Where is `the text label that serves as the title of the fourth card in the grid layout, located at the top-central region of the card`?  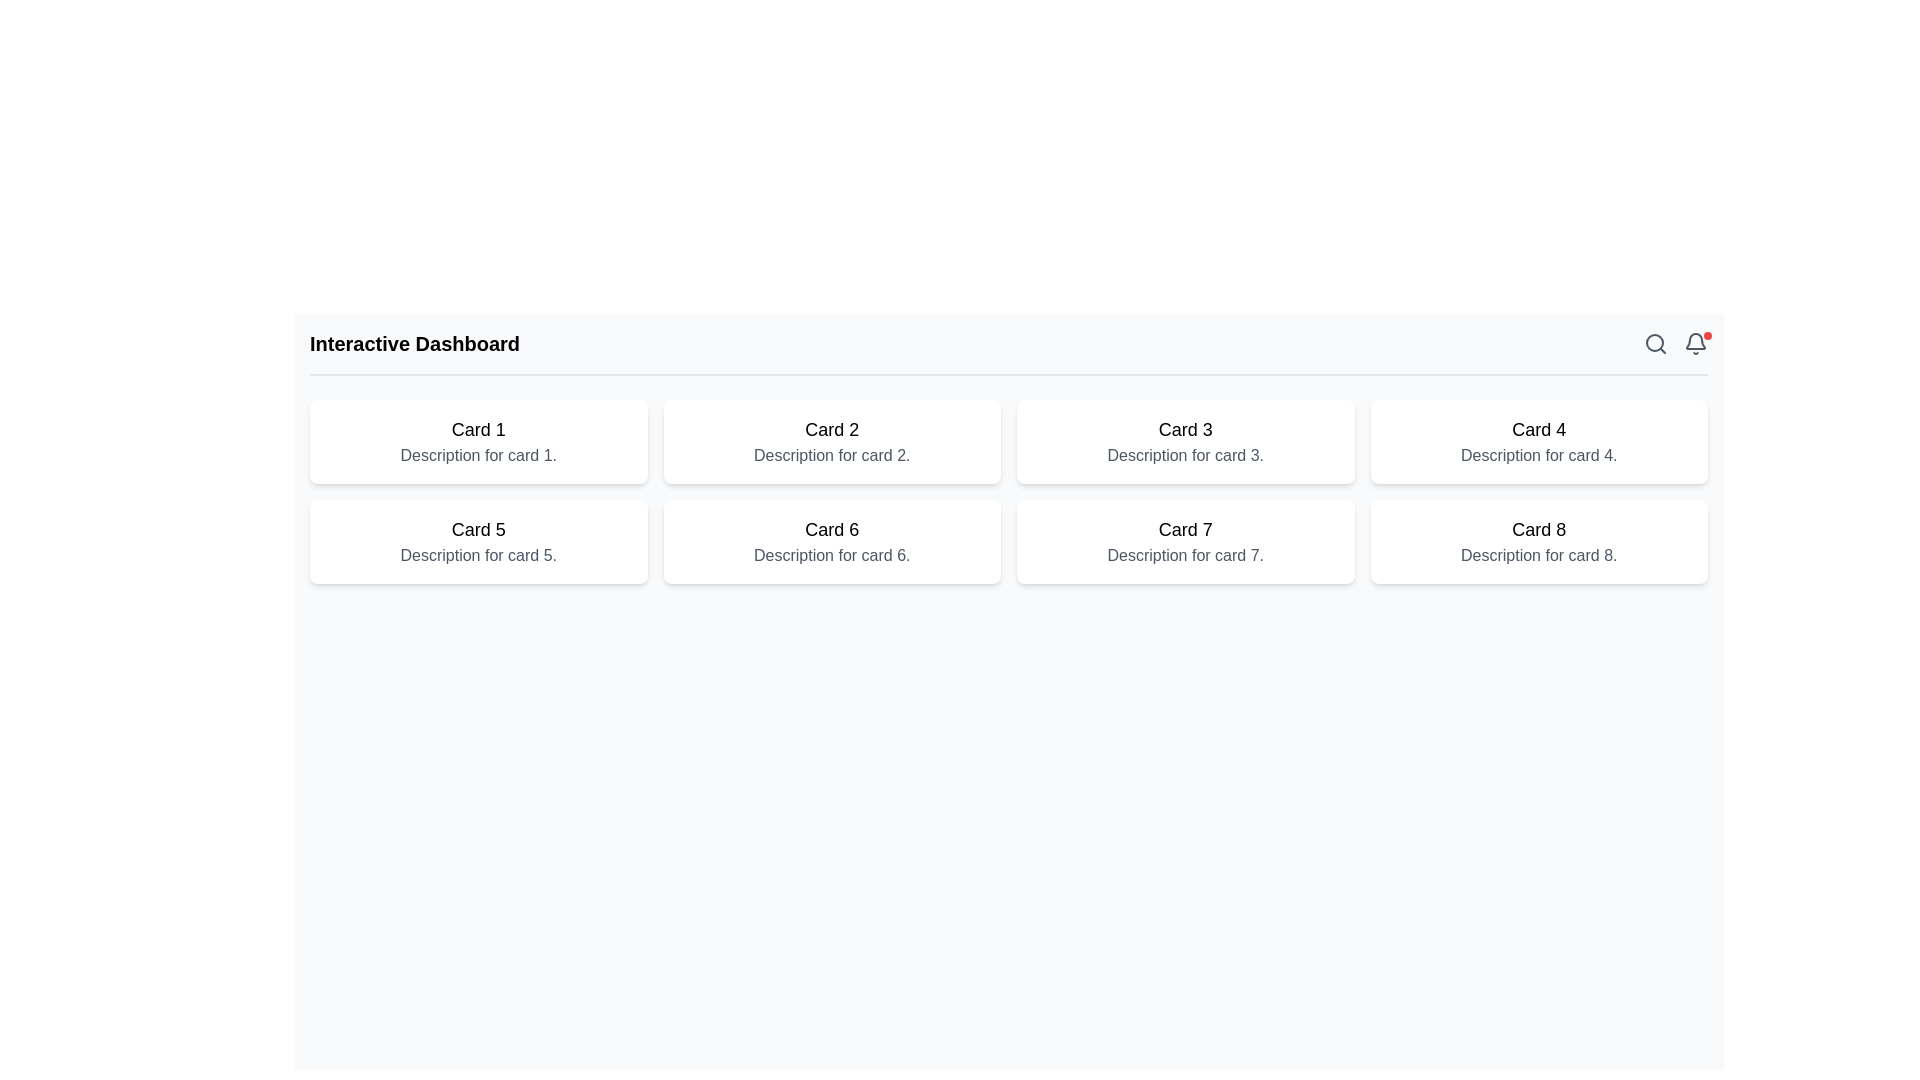
the text label that serves as the title of the fourth card in the grid layout, located at the top-central region of the card is located at coordinates (1538, 428).